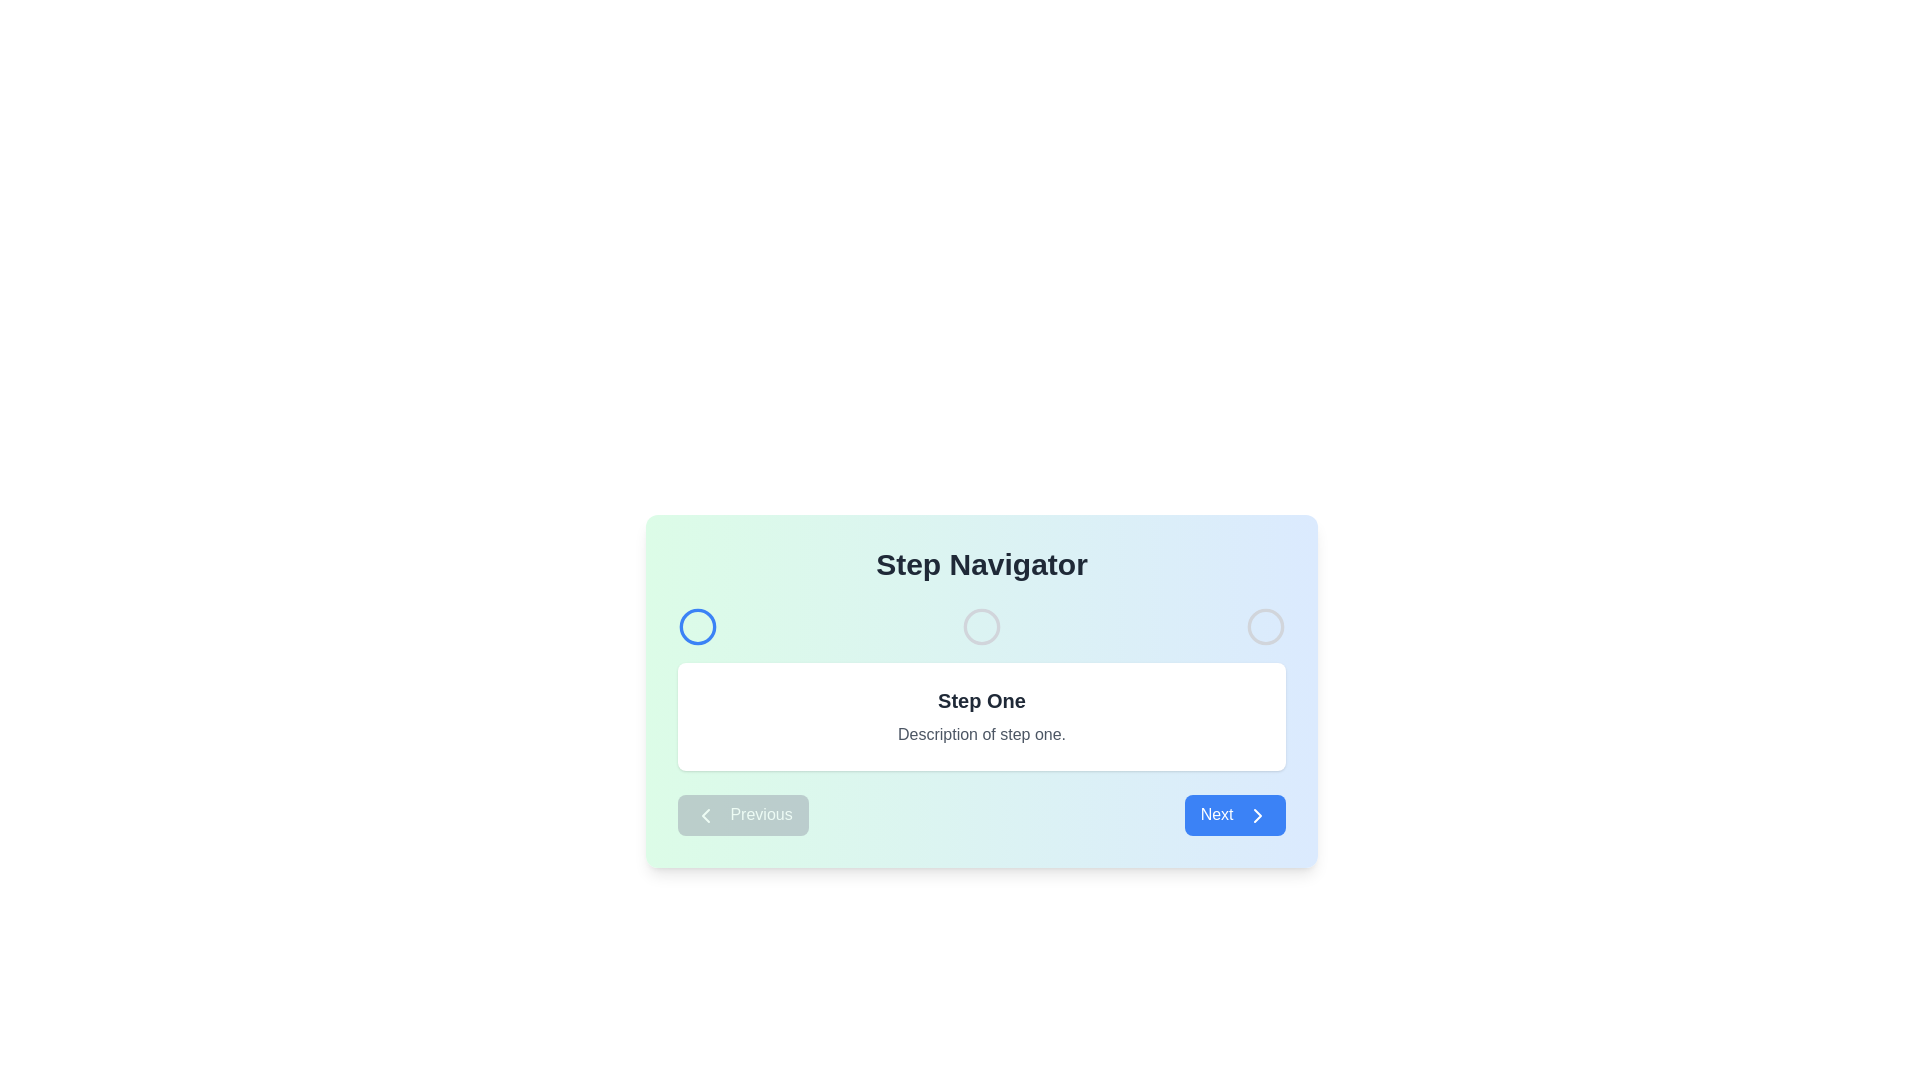 The width and height of the screenshot is (1920, 1080). I want to click on the status of the central circular step indicator in the Step Navigator, which is positioned between the left blue-outlined circle and the right gray-outlined circle, so click(982, 626).